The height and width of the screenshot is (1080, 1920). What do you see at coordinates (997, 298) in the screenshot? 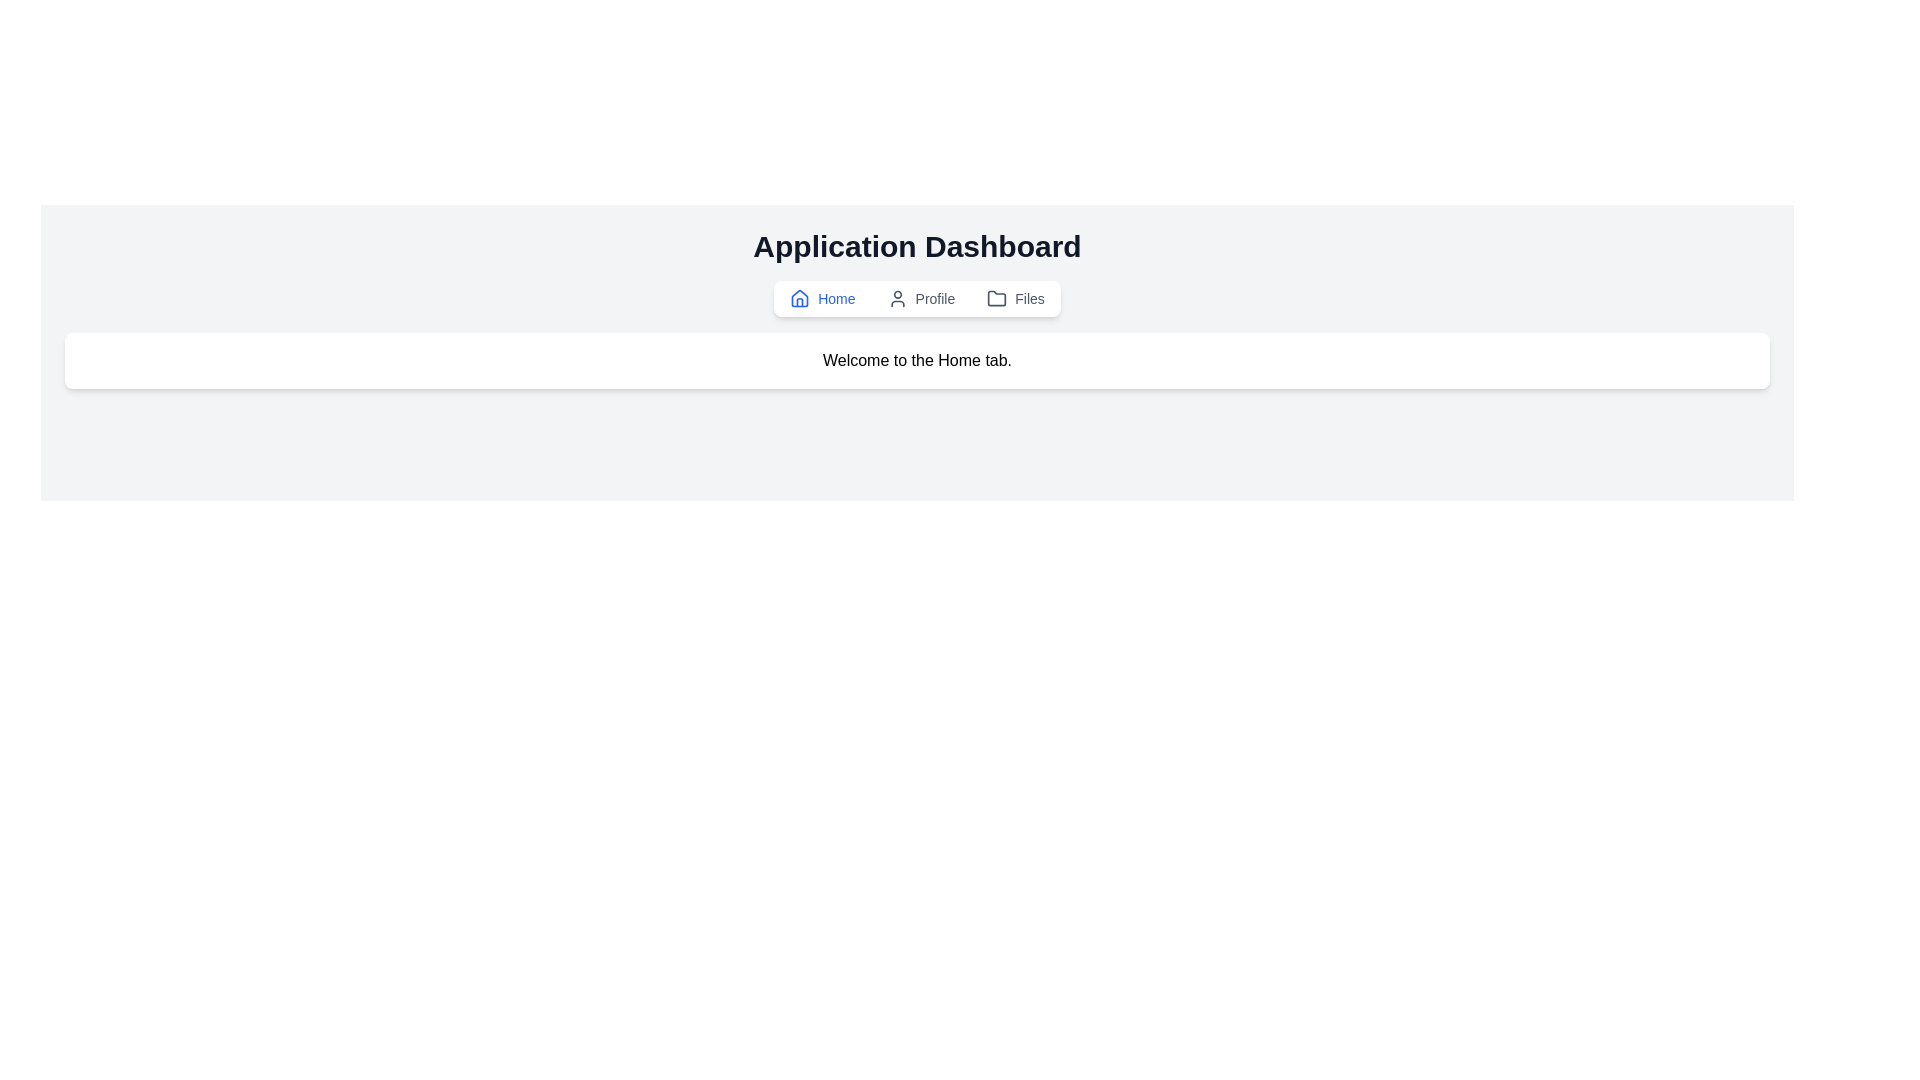
I see `the folder icon in the navigation bar, which is styled with a gray outline and resembles a traditional folder, located between the 'Profile' icon and the 'Files' text label` at bounding box center [997, 298].